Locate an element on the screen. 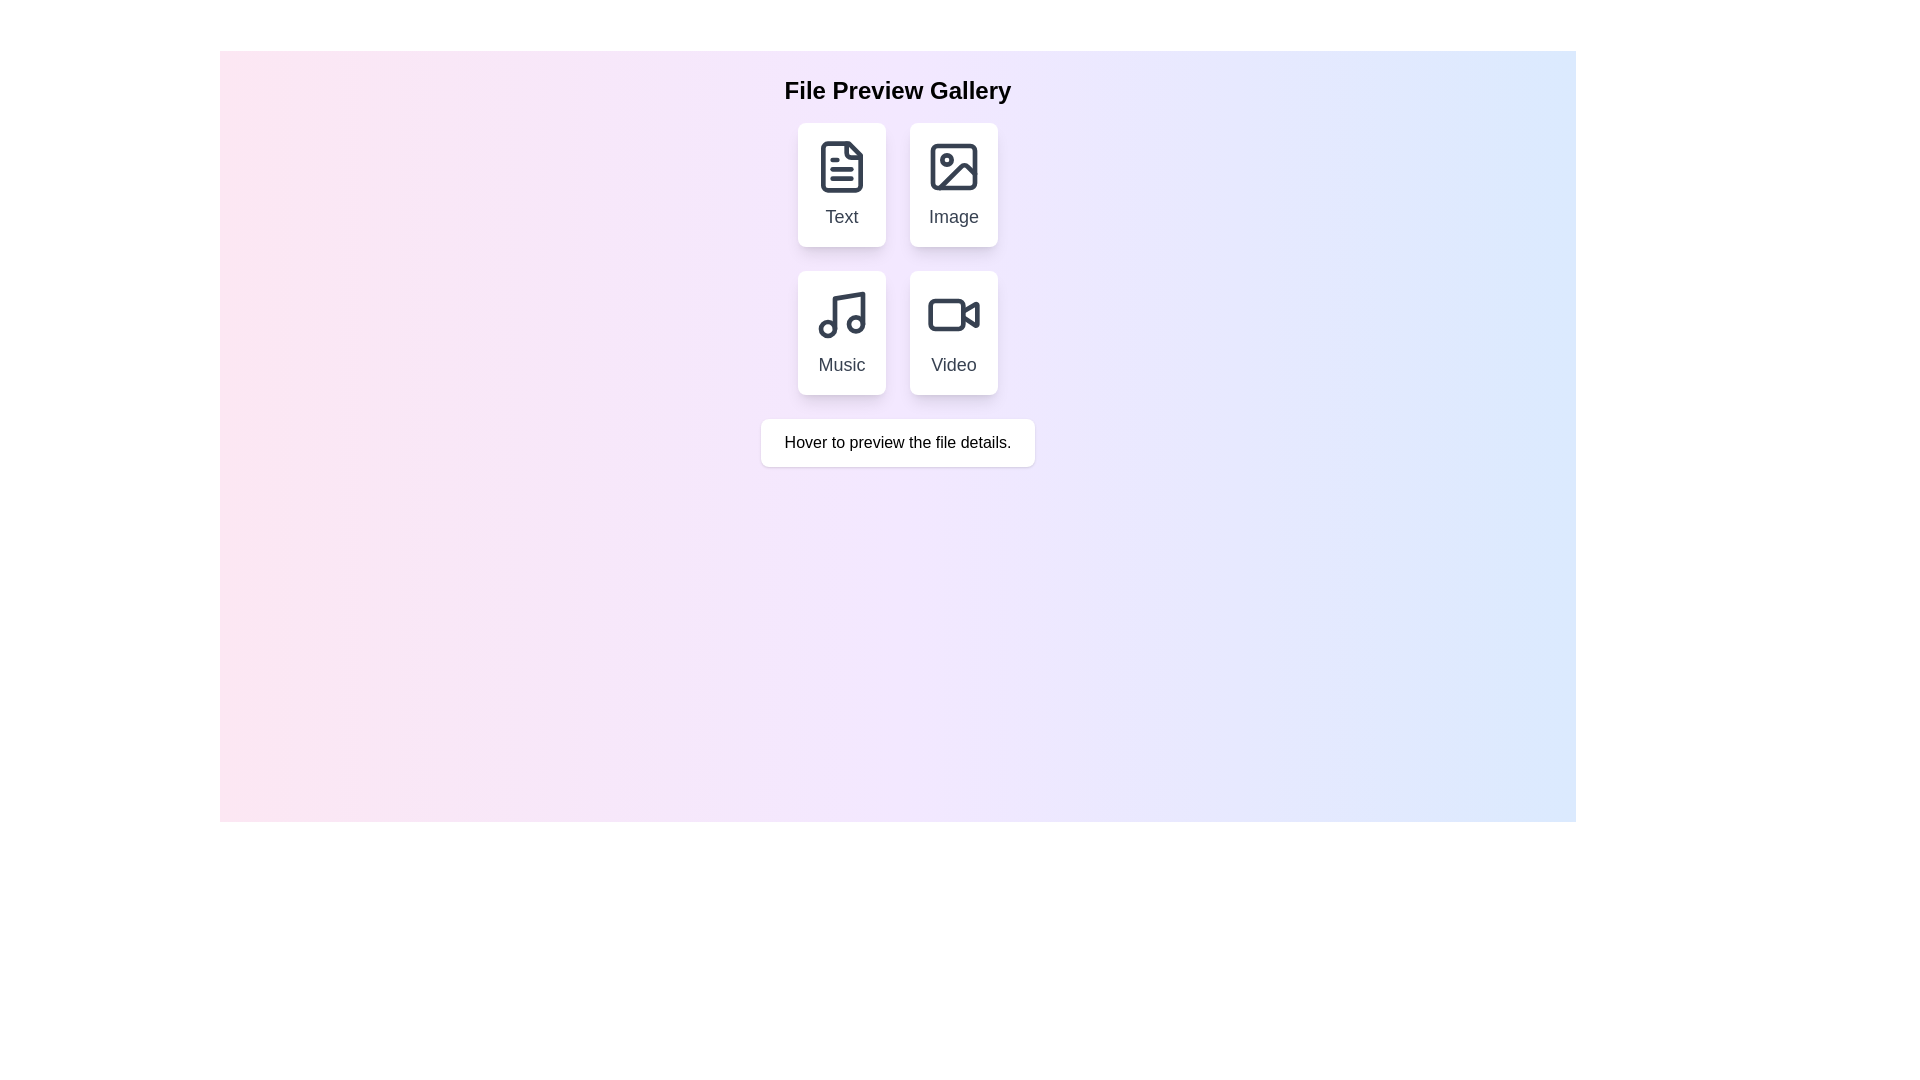 The height and width of the screenshot is (1080, 1920). the Interactive Card labeled 'Text' in the top-left corner of the 'File Preview Gallery' is located at coordinates (841, 185).